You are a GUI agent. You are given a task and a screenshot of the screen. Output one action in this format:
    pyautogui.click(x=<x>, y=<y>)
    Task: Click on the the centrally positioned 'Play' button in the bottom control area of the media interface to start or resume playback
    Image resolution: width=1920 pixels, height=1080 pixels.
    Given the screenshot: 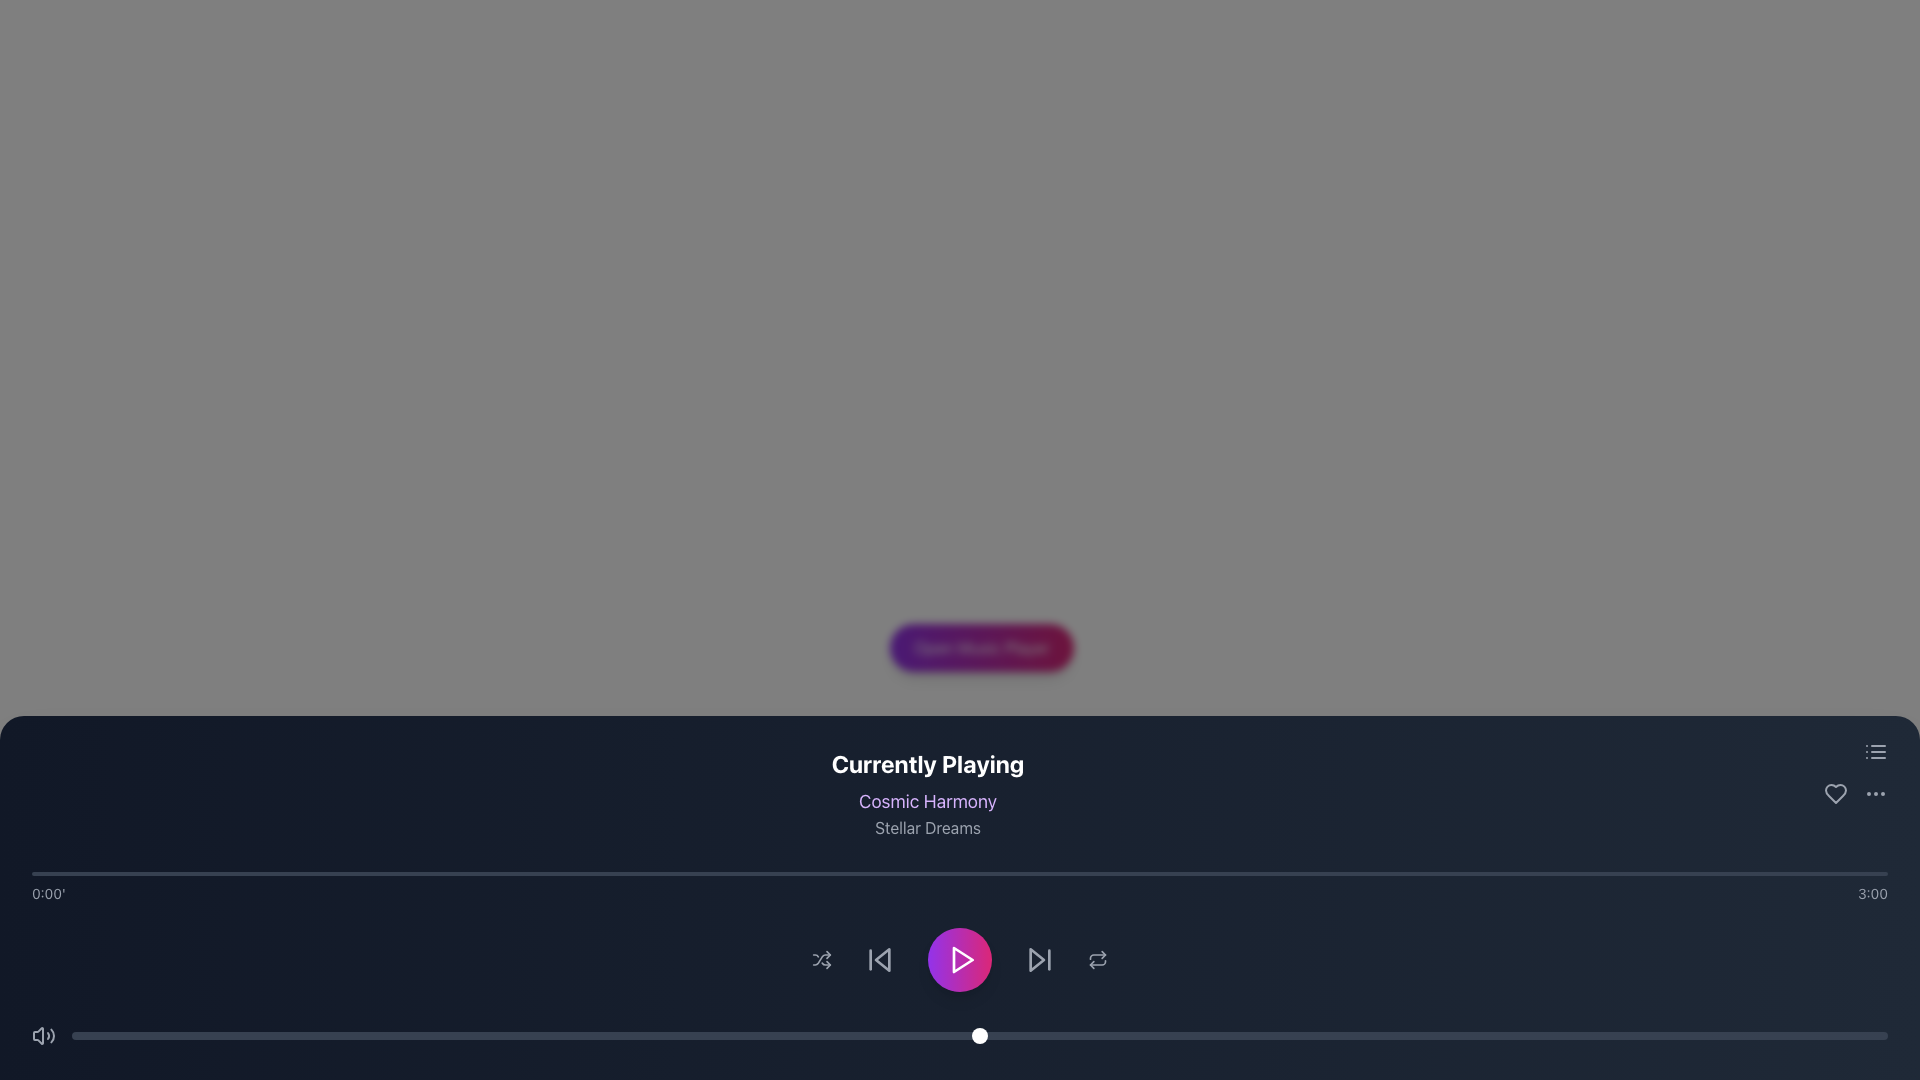 What is the action you would take?
    pyautogui.click(x=963, y=959)
    